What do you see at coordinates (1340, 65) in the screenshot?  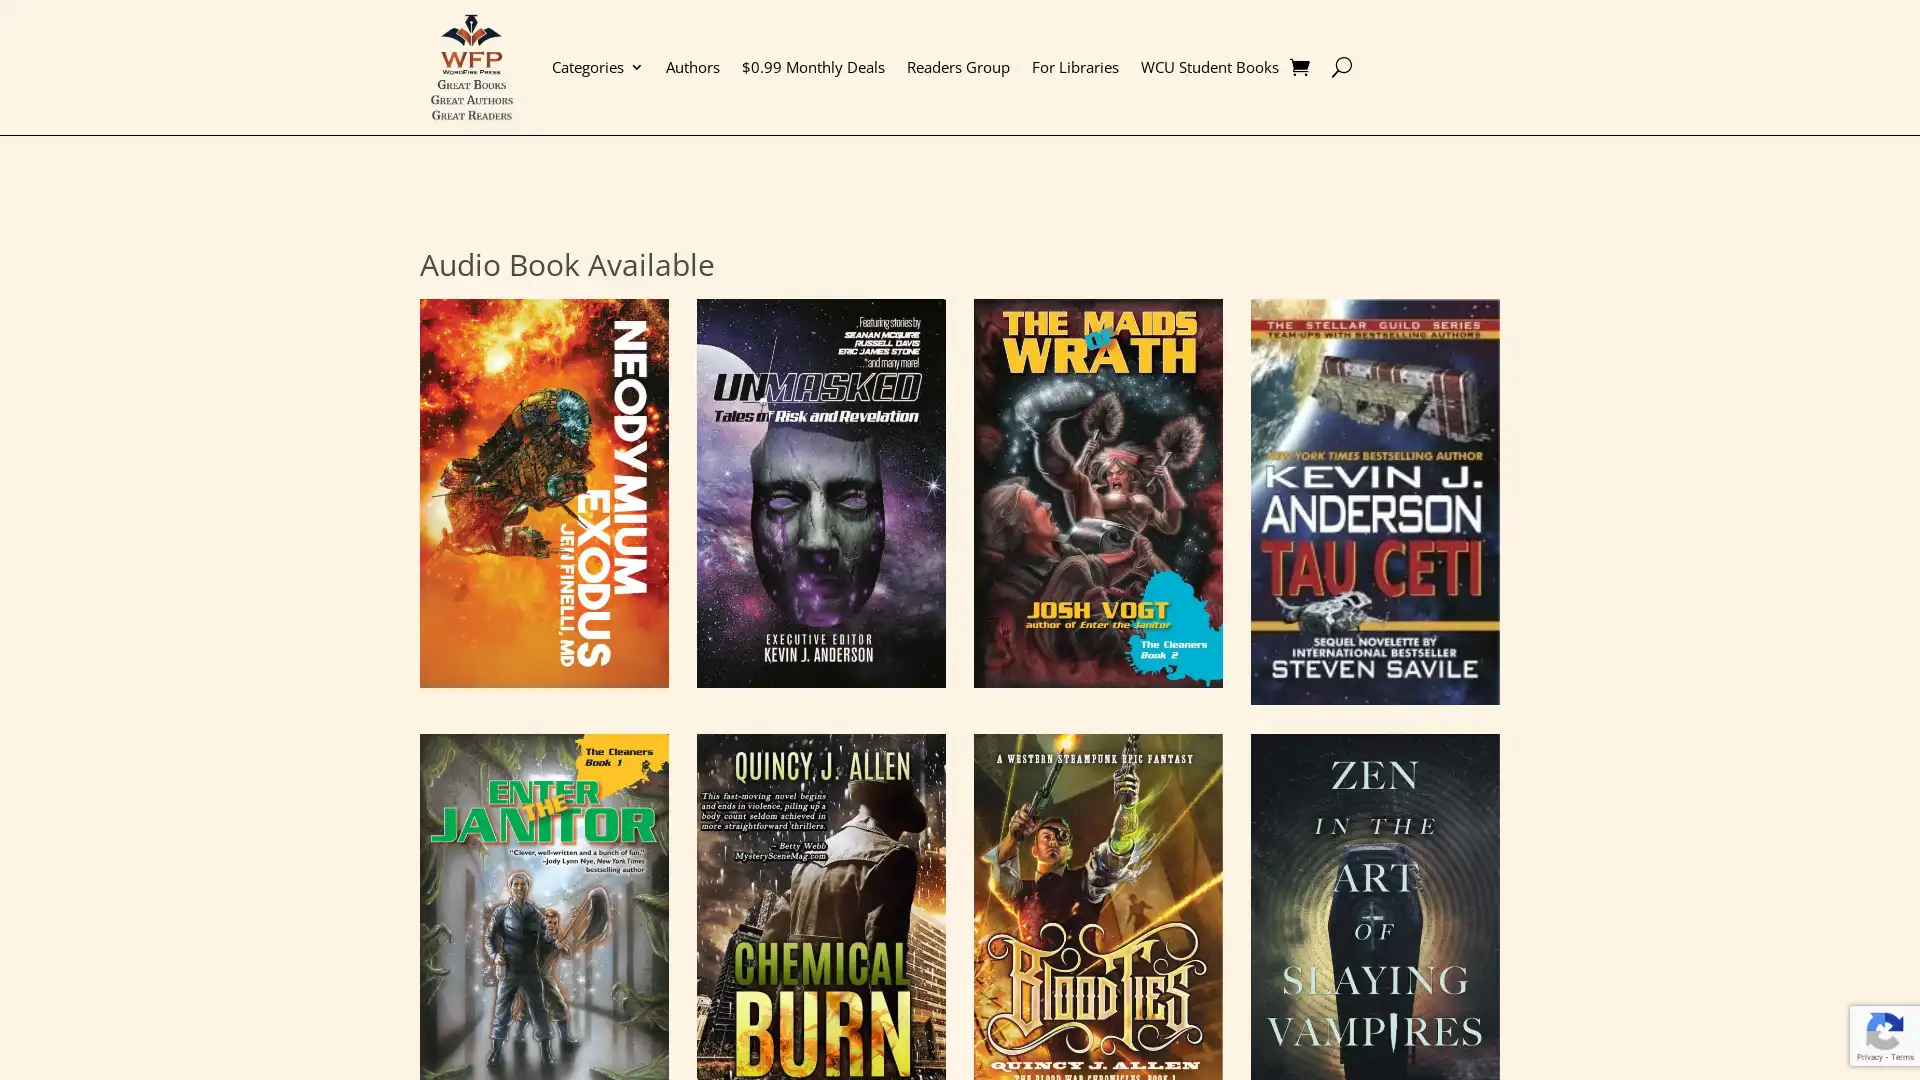 I see `U` at bounding box center [1340, 65].